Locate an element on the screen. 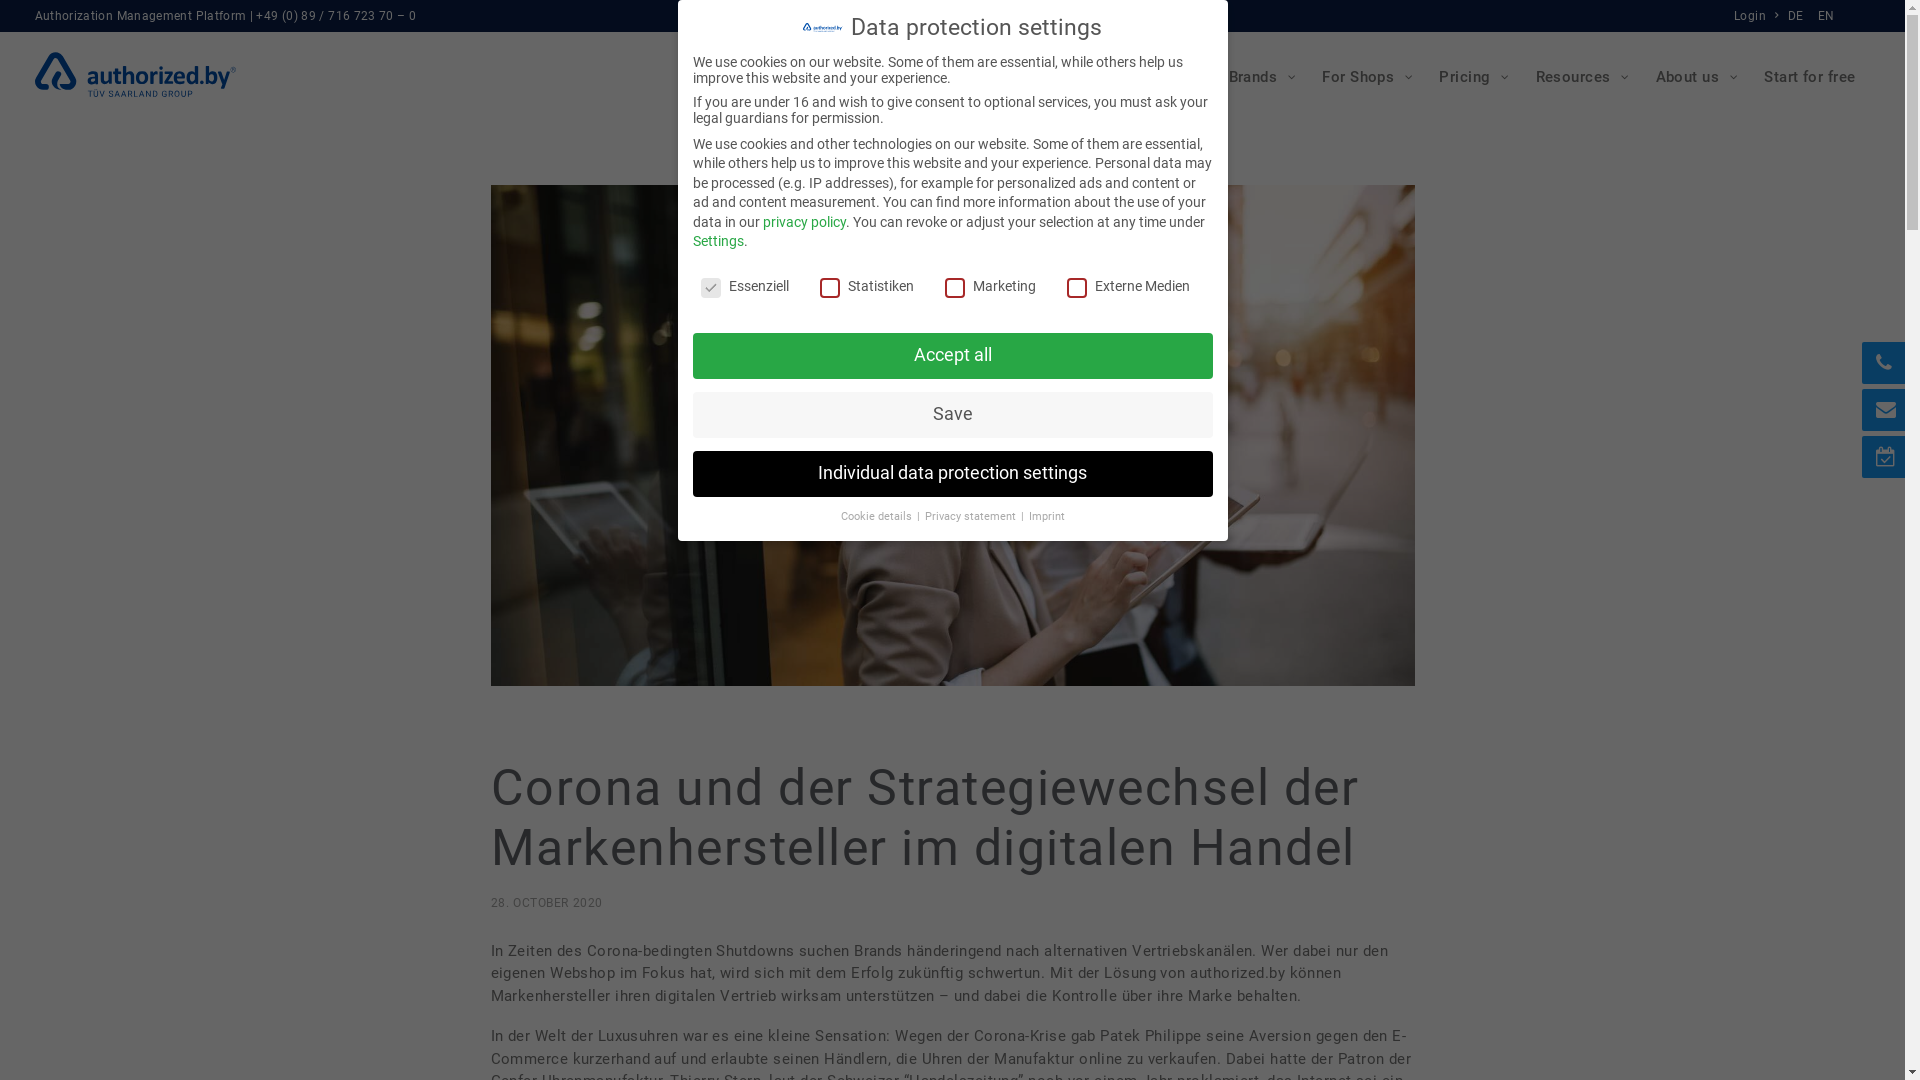  'Login' is located at coordinates (1757, 15).